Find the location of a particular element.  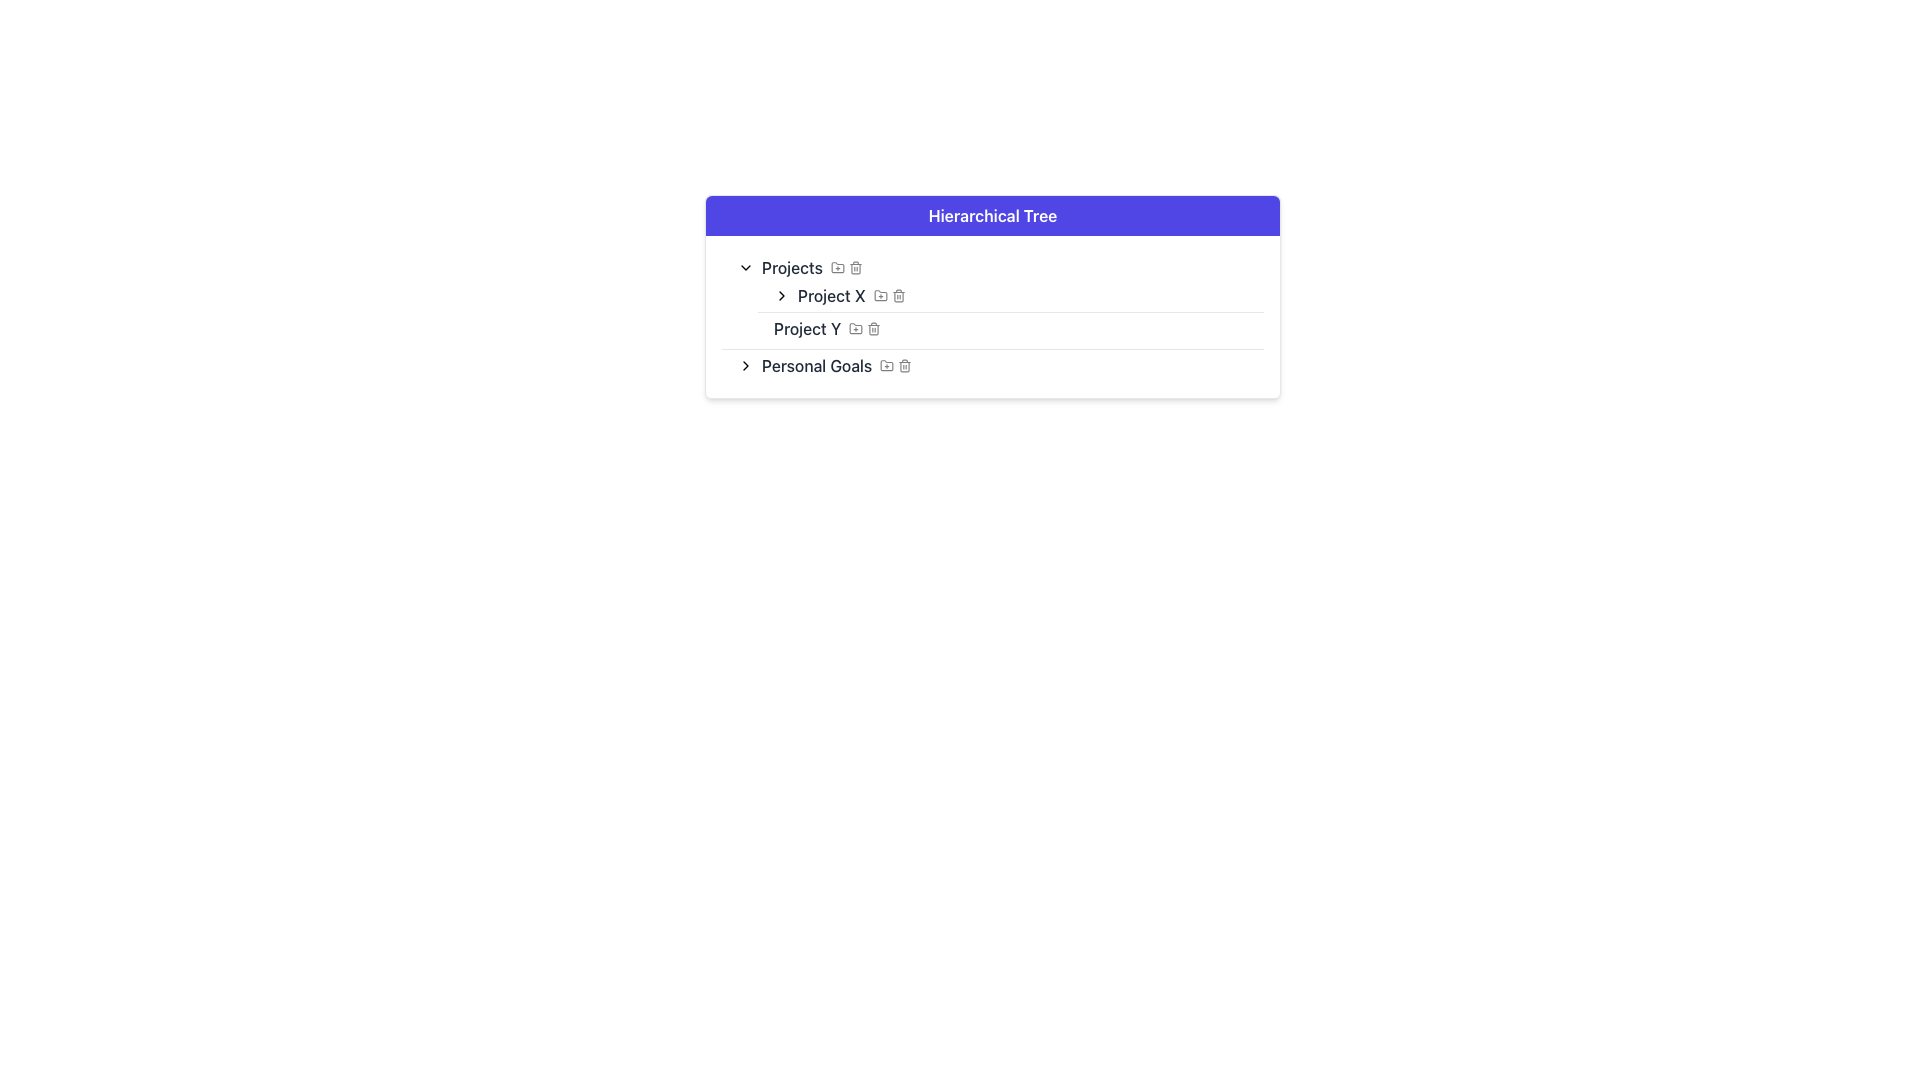

the text label displaying 'Project Y' in a gray-styled font, which is the second item under the 'Projects' section in the hierarchical tree interface is located at coordinates (807, 327).